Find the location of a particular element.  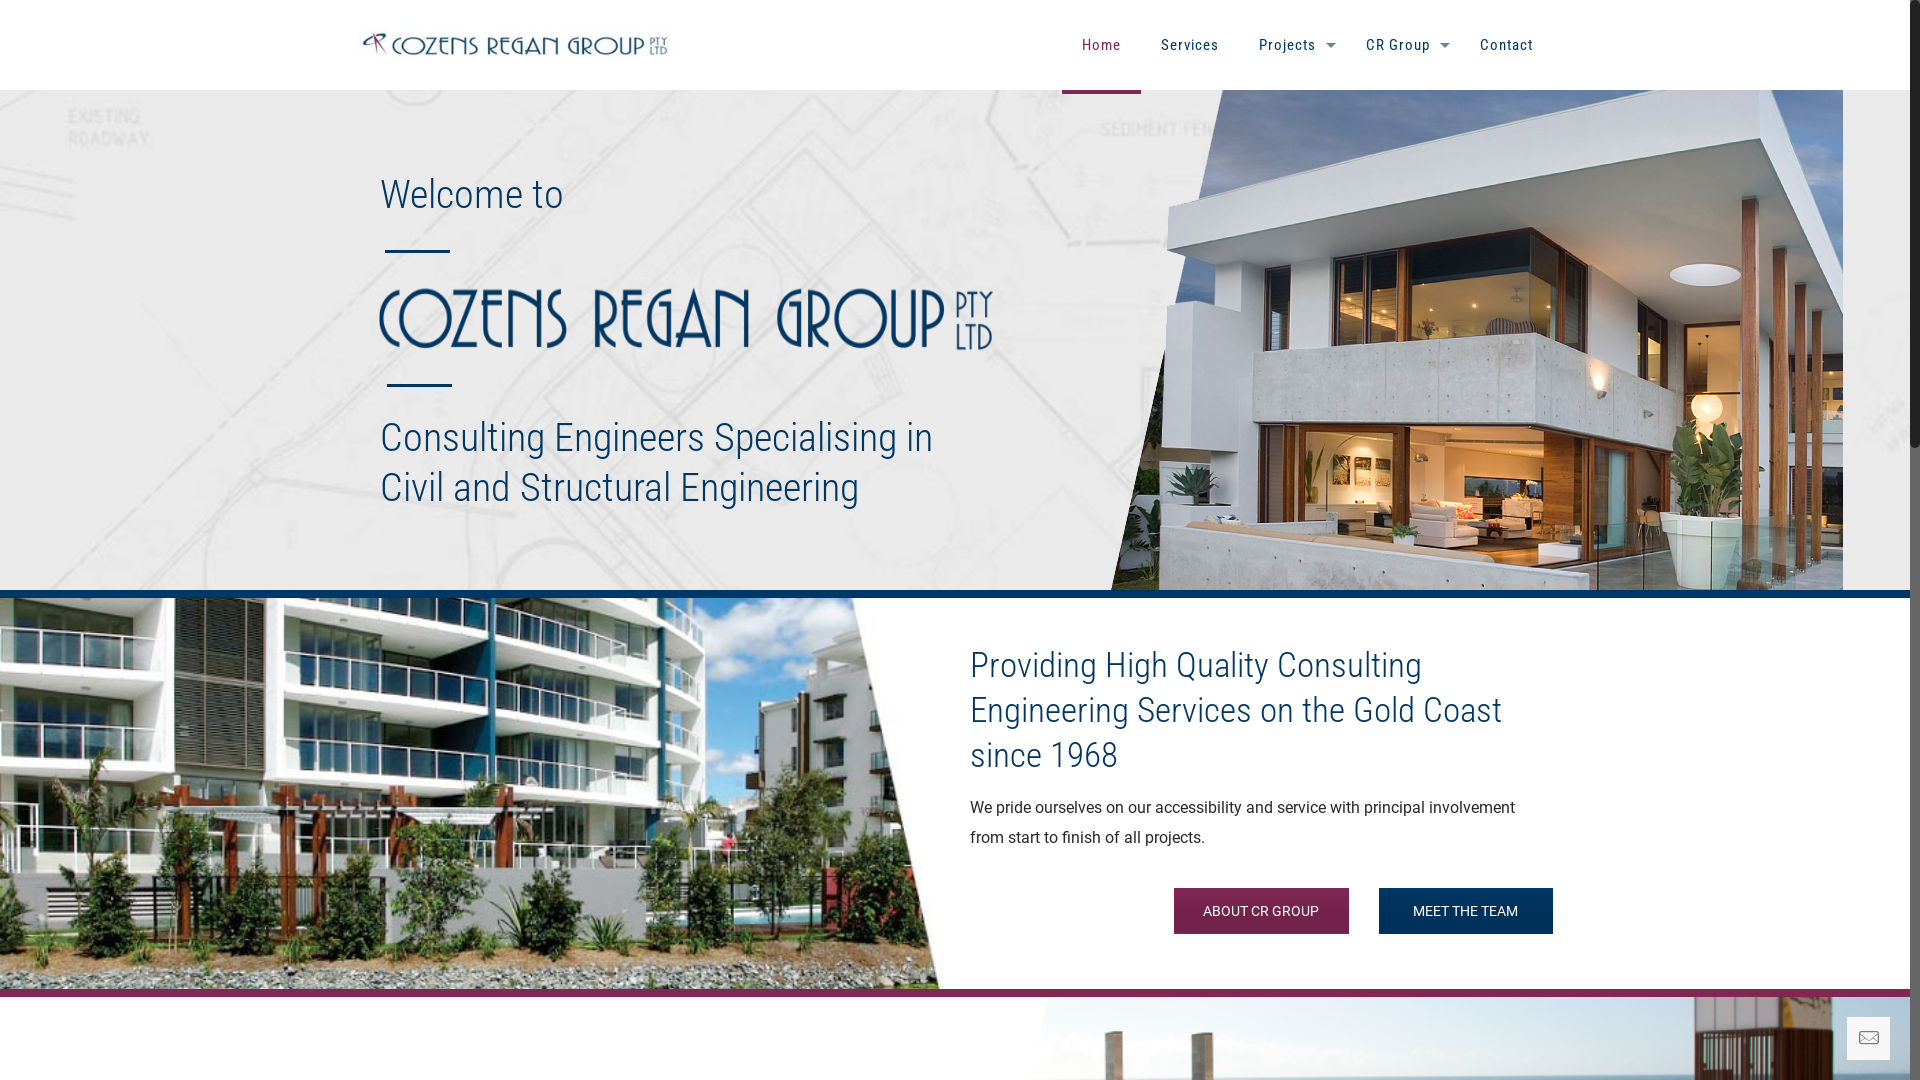

'ABOUT CR GROUP' is located at coordinates (1174, 910).